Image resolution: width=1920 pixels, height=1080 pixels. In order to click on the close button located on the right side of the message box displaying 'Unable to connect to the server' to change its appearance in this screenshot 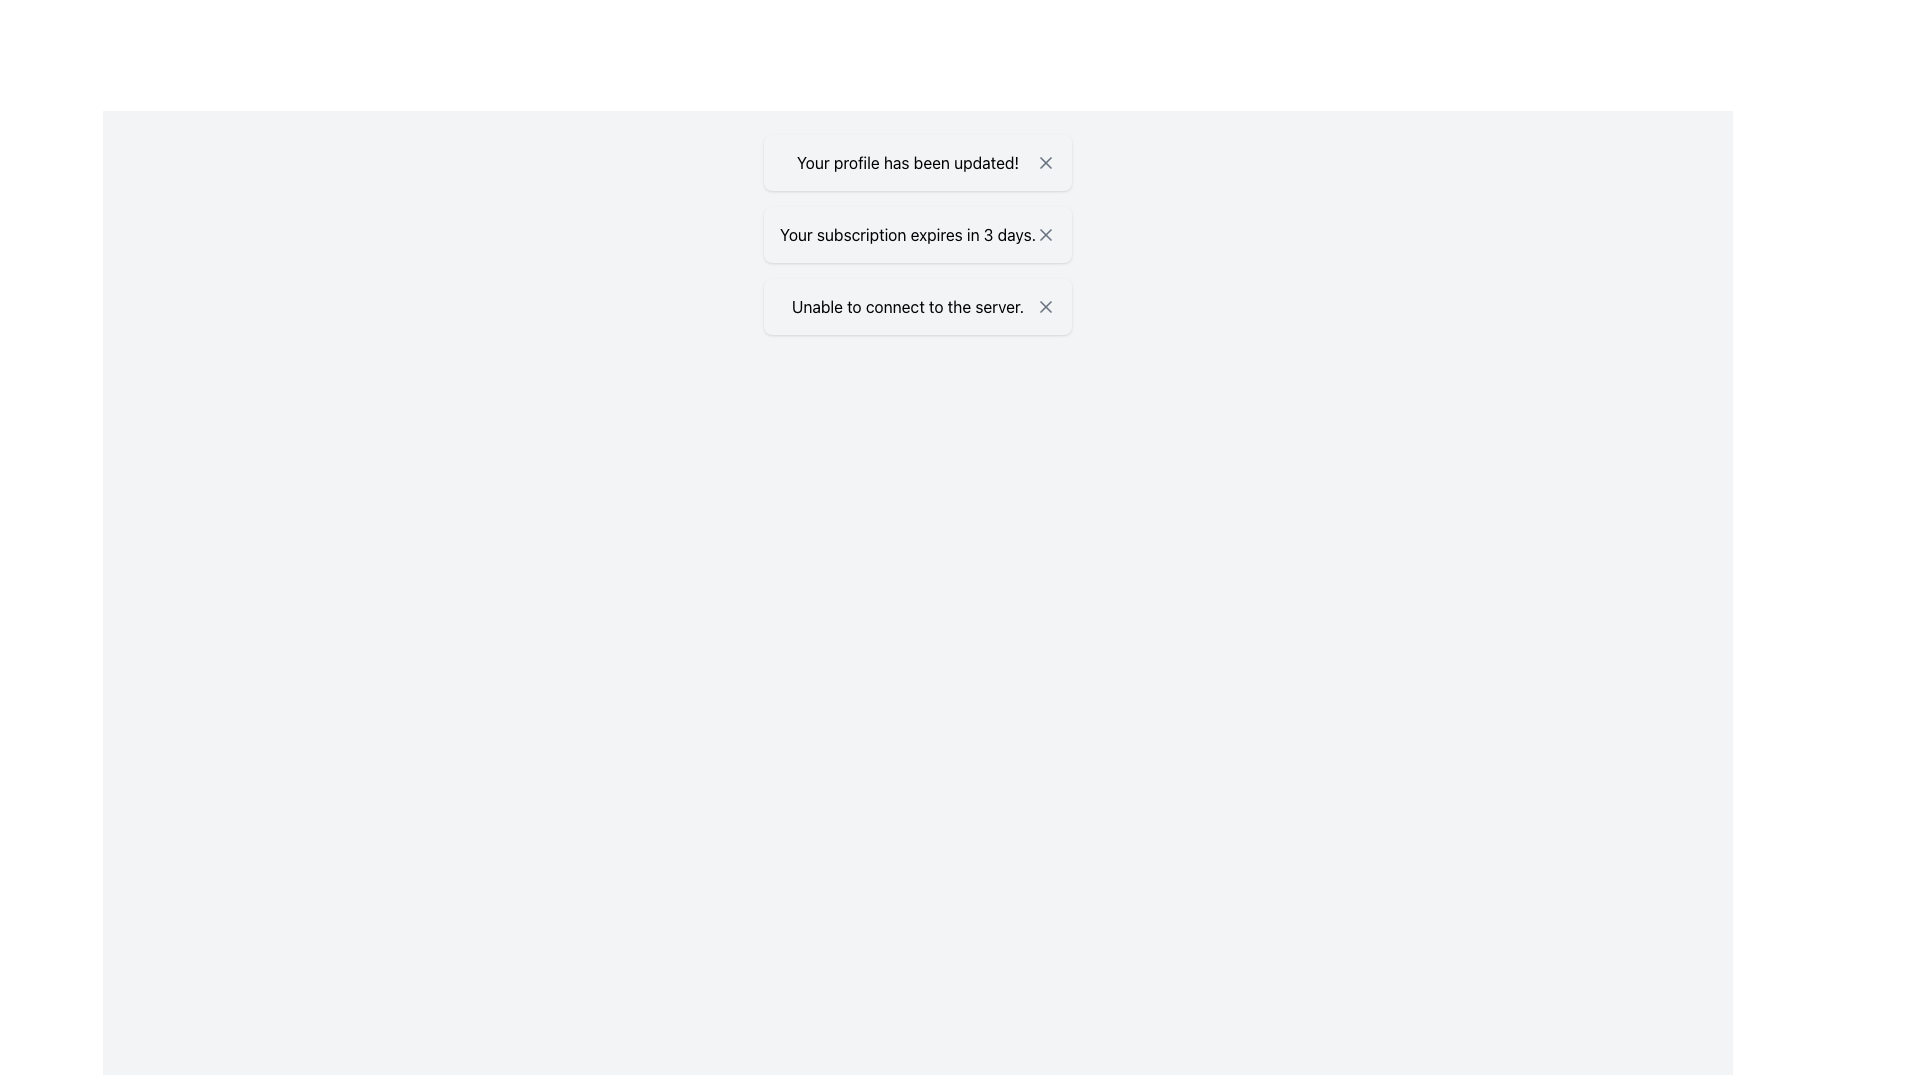, I will do `click(1045, 307)`.